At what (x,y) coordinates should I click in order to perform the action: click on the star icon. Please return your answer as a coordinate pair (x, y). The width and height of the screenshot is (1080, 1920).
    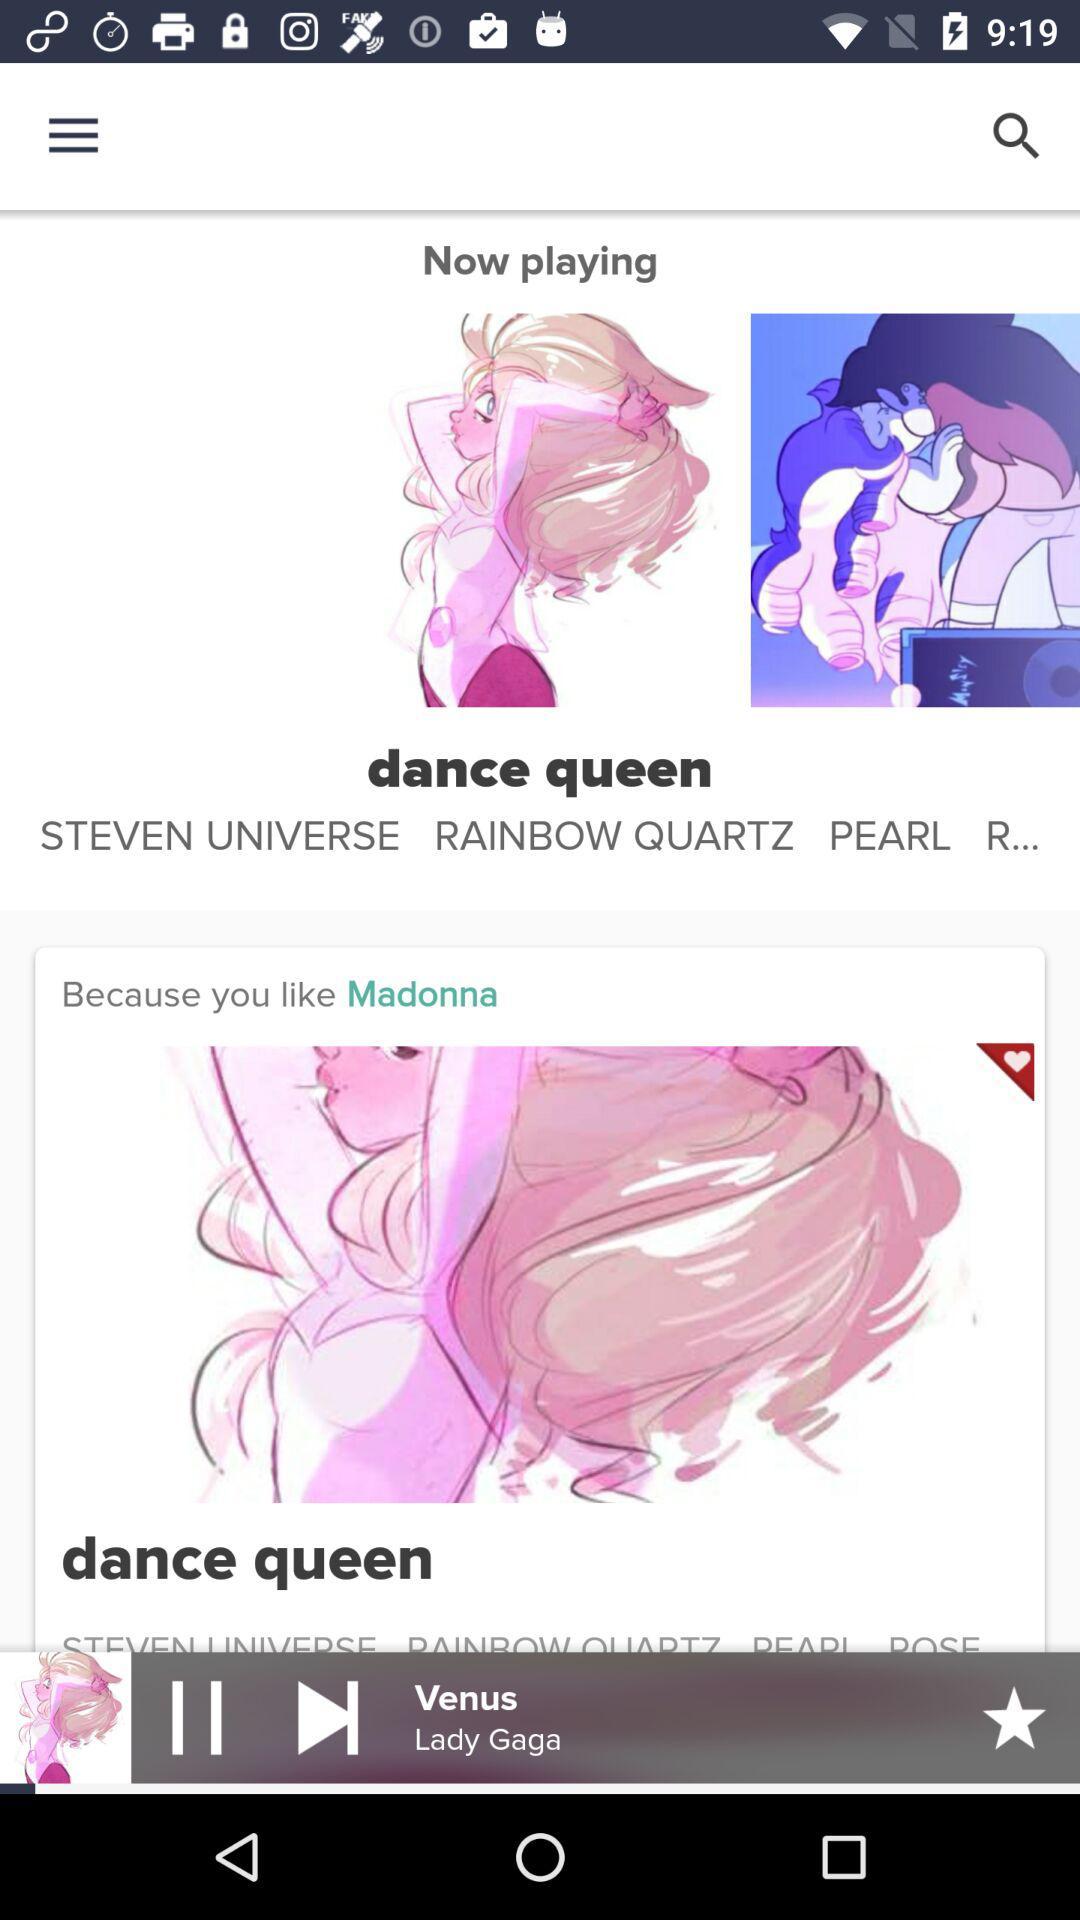
    Looking at the image, I should click on (1014, 1716).